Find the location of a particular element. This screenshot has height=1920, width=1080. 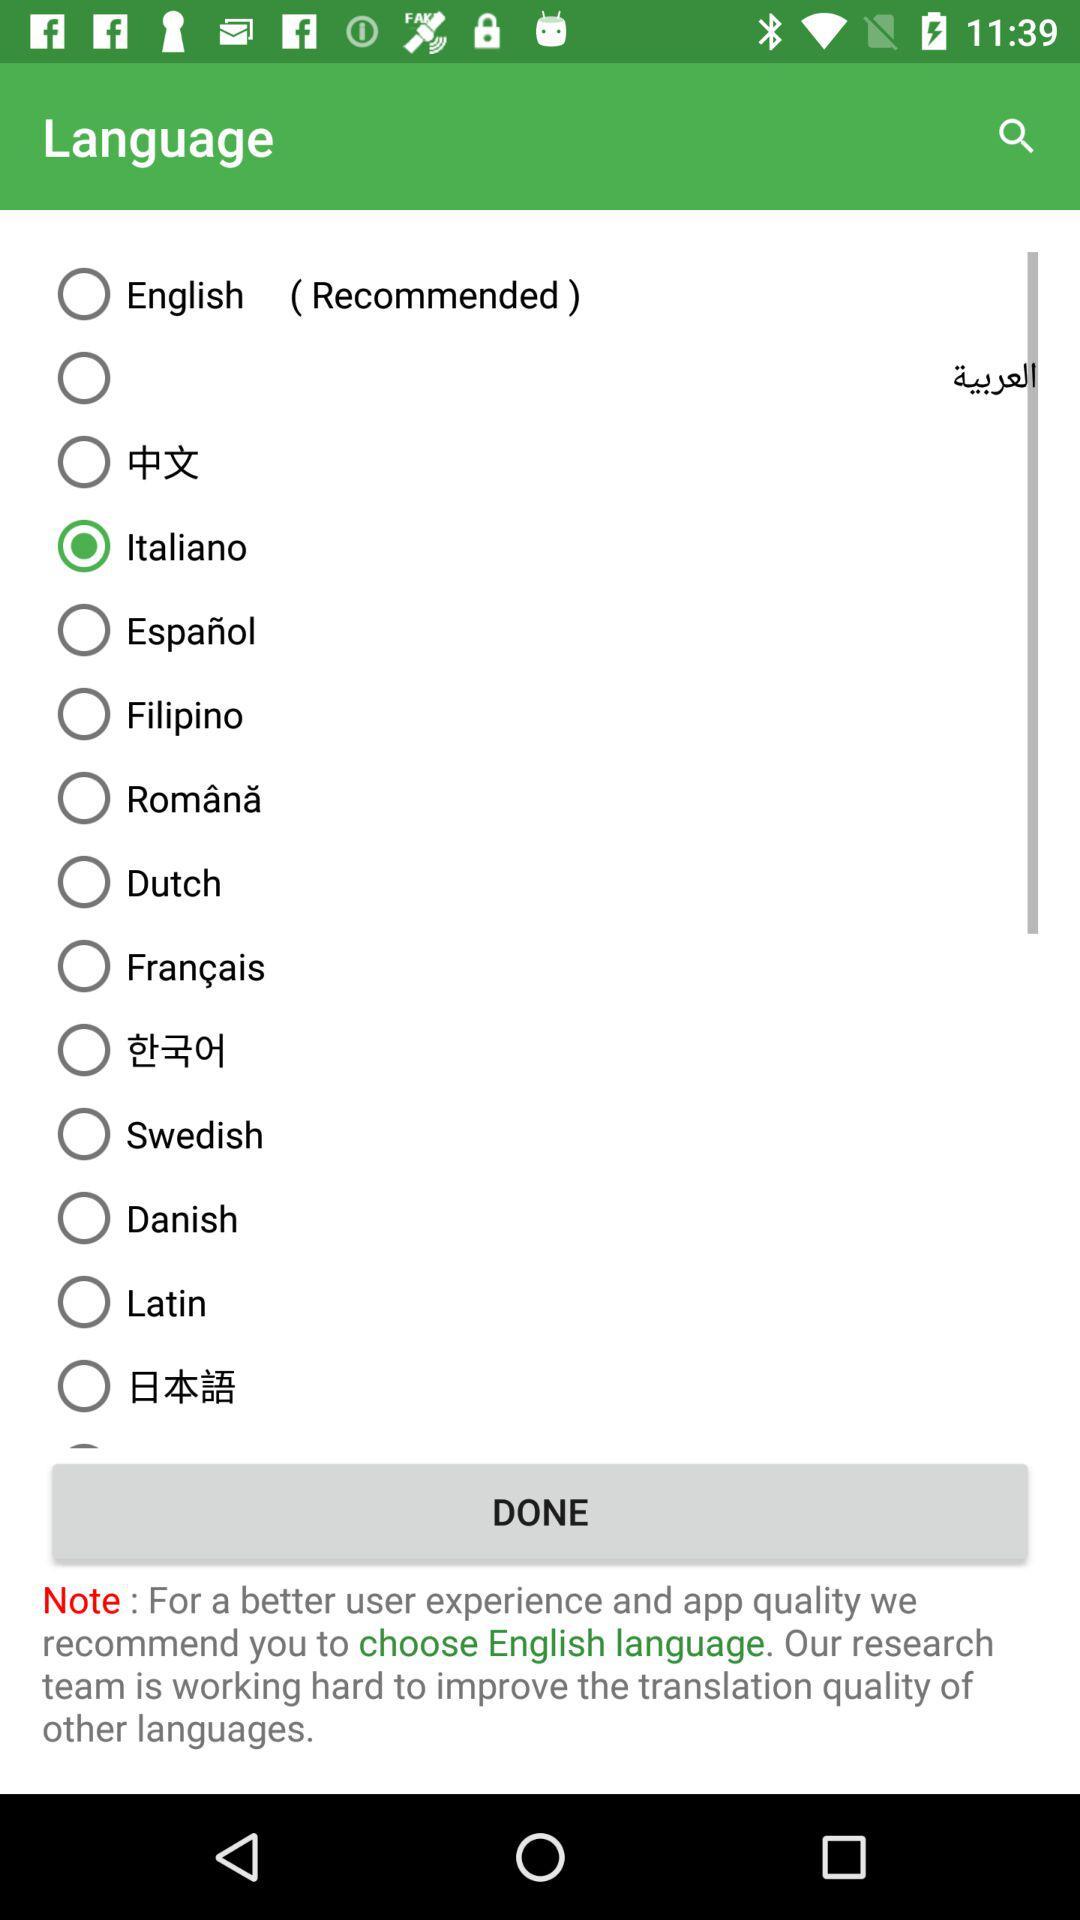

icon above the done item is located at coordinates (540, 1437).